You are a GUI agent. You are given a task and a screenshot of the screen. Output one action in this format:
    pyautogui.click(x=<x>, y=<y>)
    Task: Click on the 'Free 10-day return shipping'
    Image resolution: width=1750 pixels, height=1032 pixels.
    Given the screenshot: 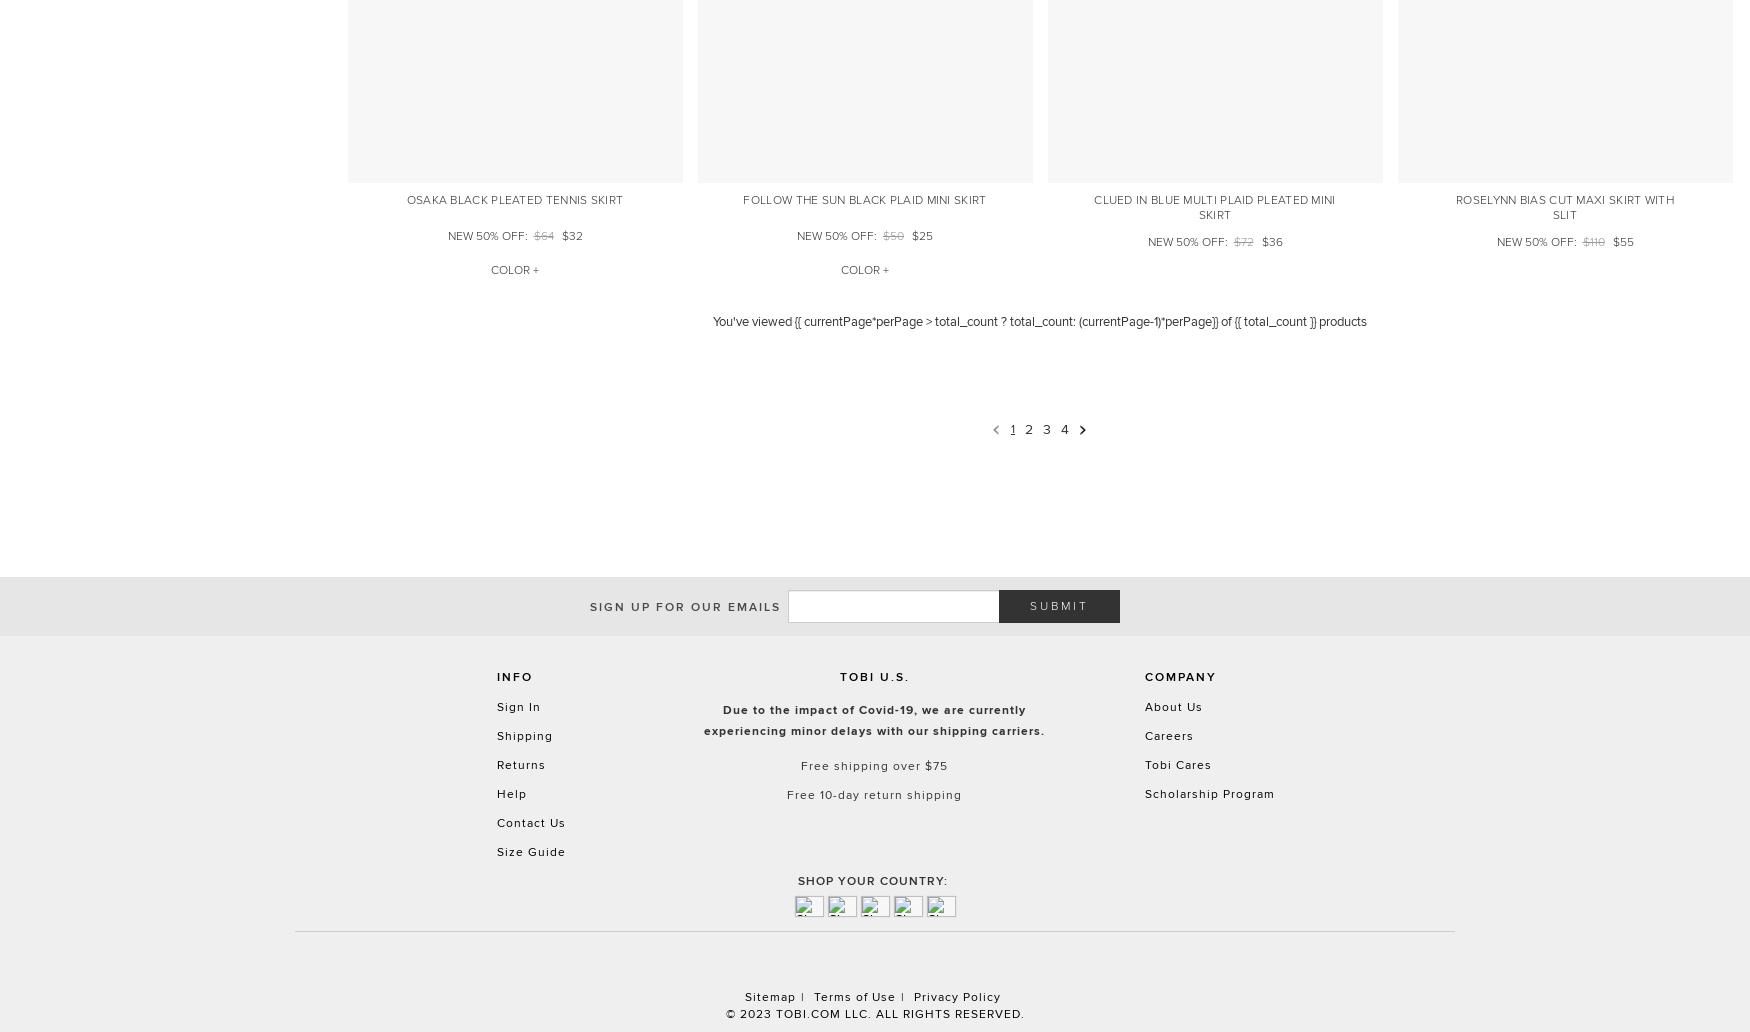 What is the action you would take?
    pyautogui.click(x=874, y=794)
    